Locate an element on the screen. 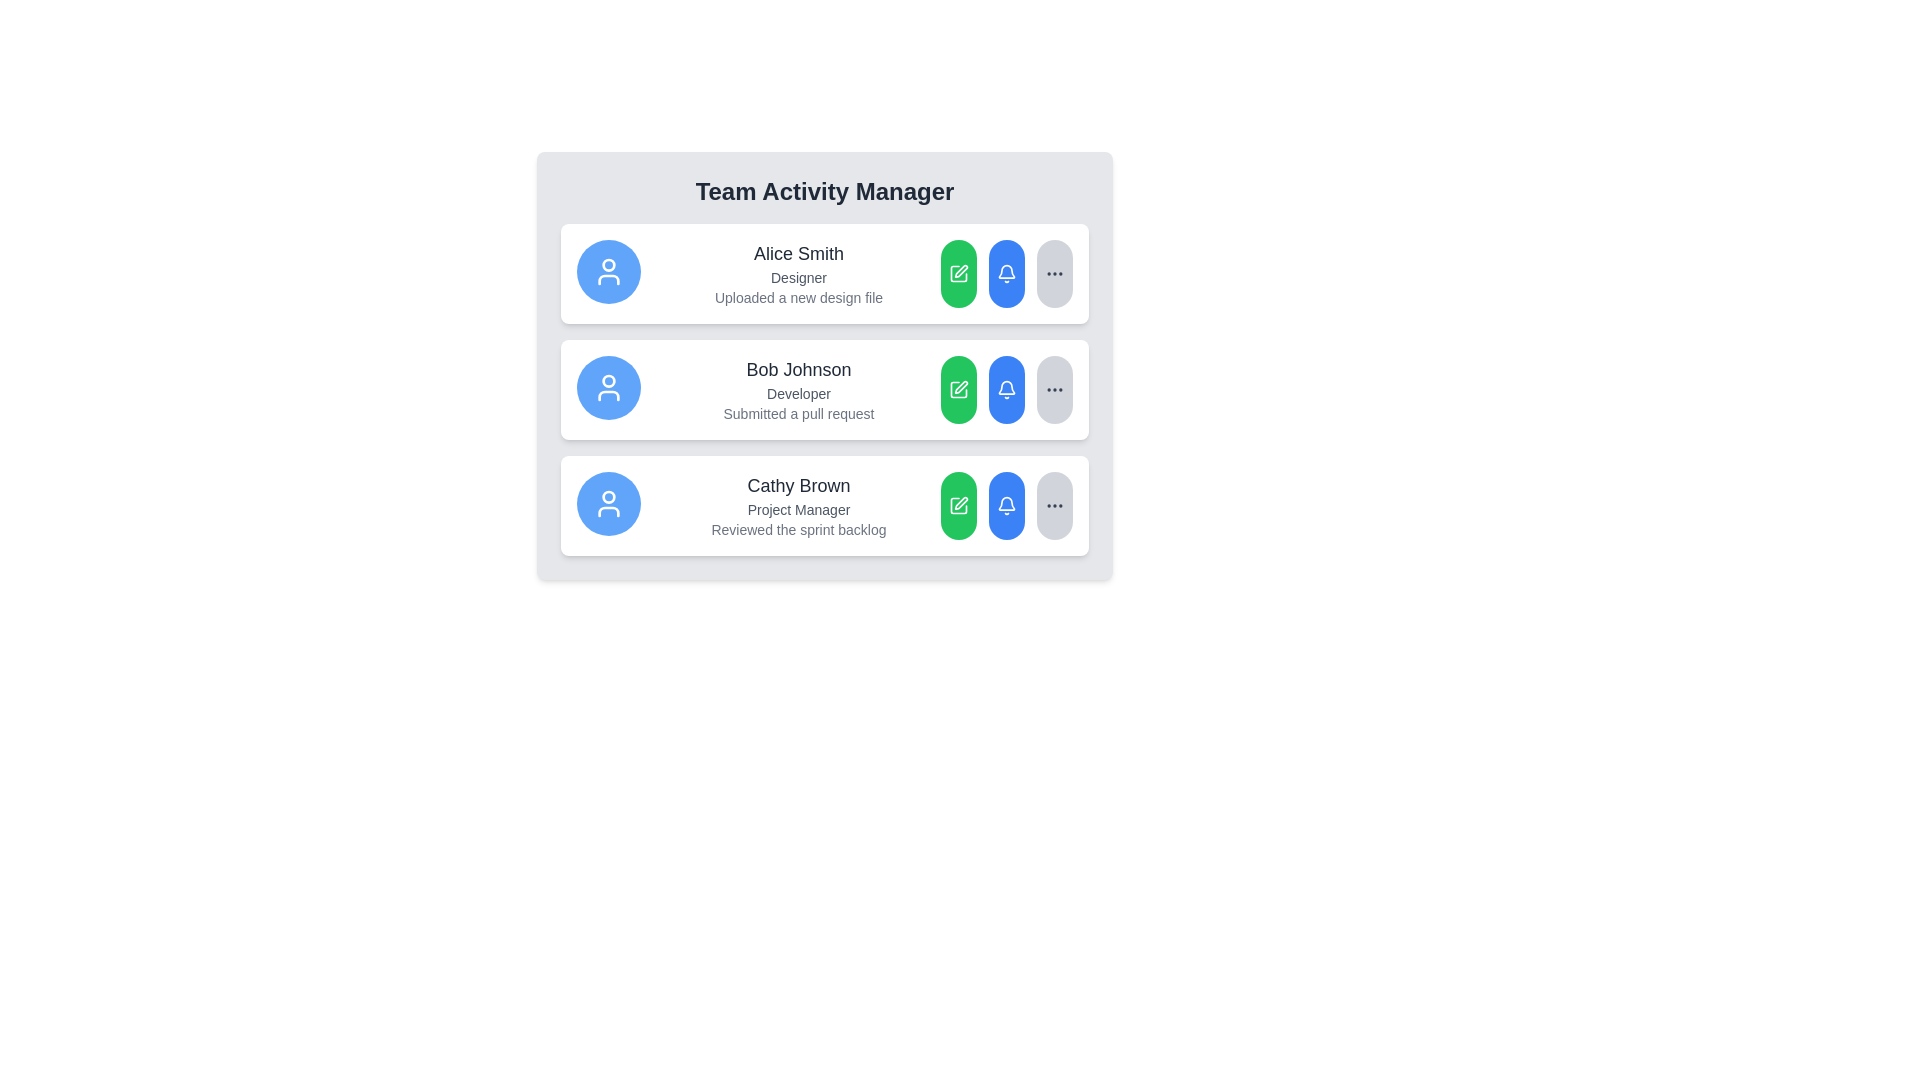  the round green button with a white pen icon for 'Cathy Brown' is located at coordinates (958, 504).